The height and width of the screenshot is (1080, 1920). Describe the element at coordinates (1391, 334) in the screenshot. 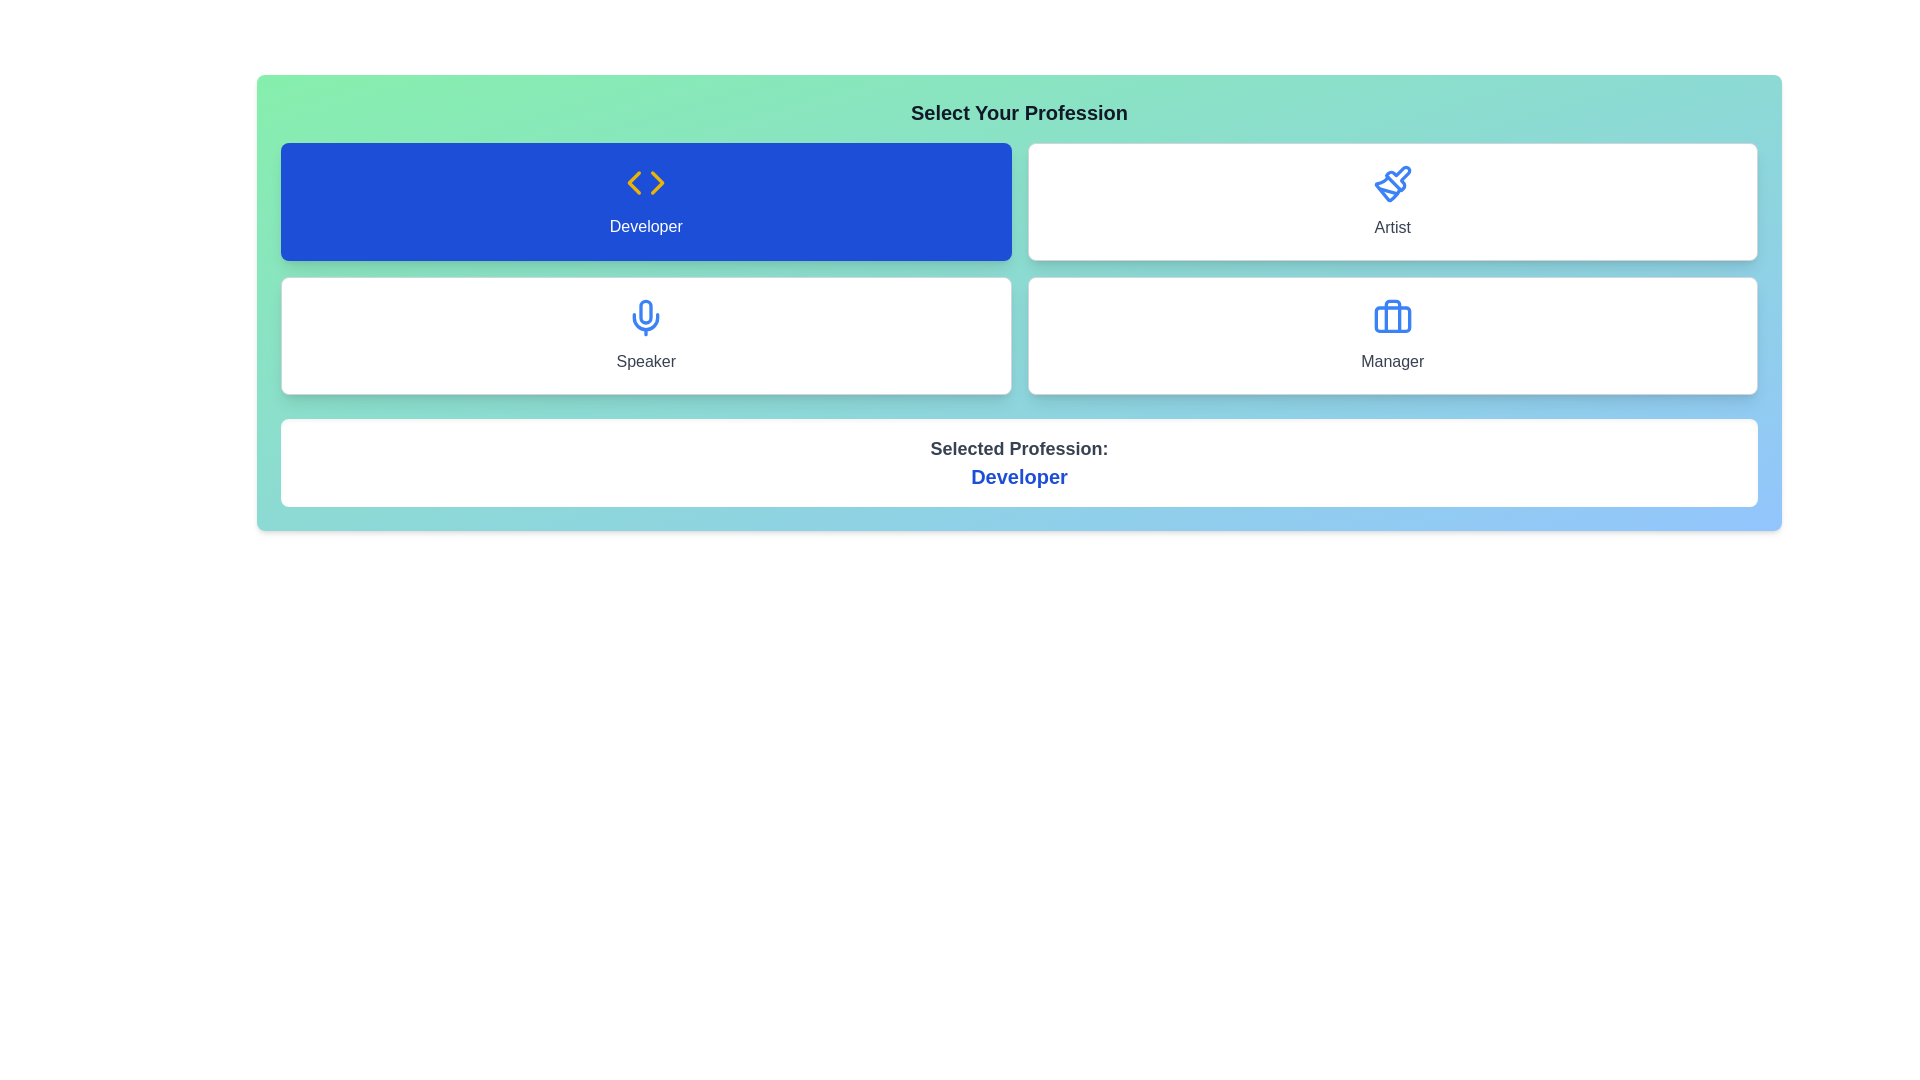

I see `the profession Manager by clicking its corresponding button` at that location.